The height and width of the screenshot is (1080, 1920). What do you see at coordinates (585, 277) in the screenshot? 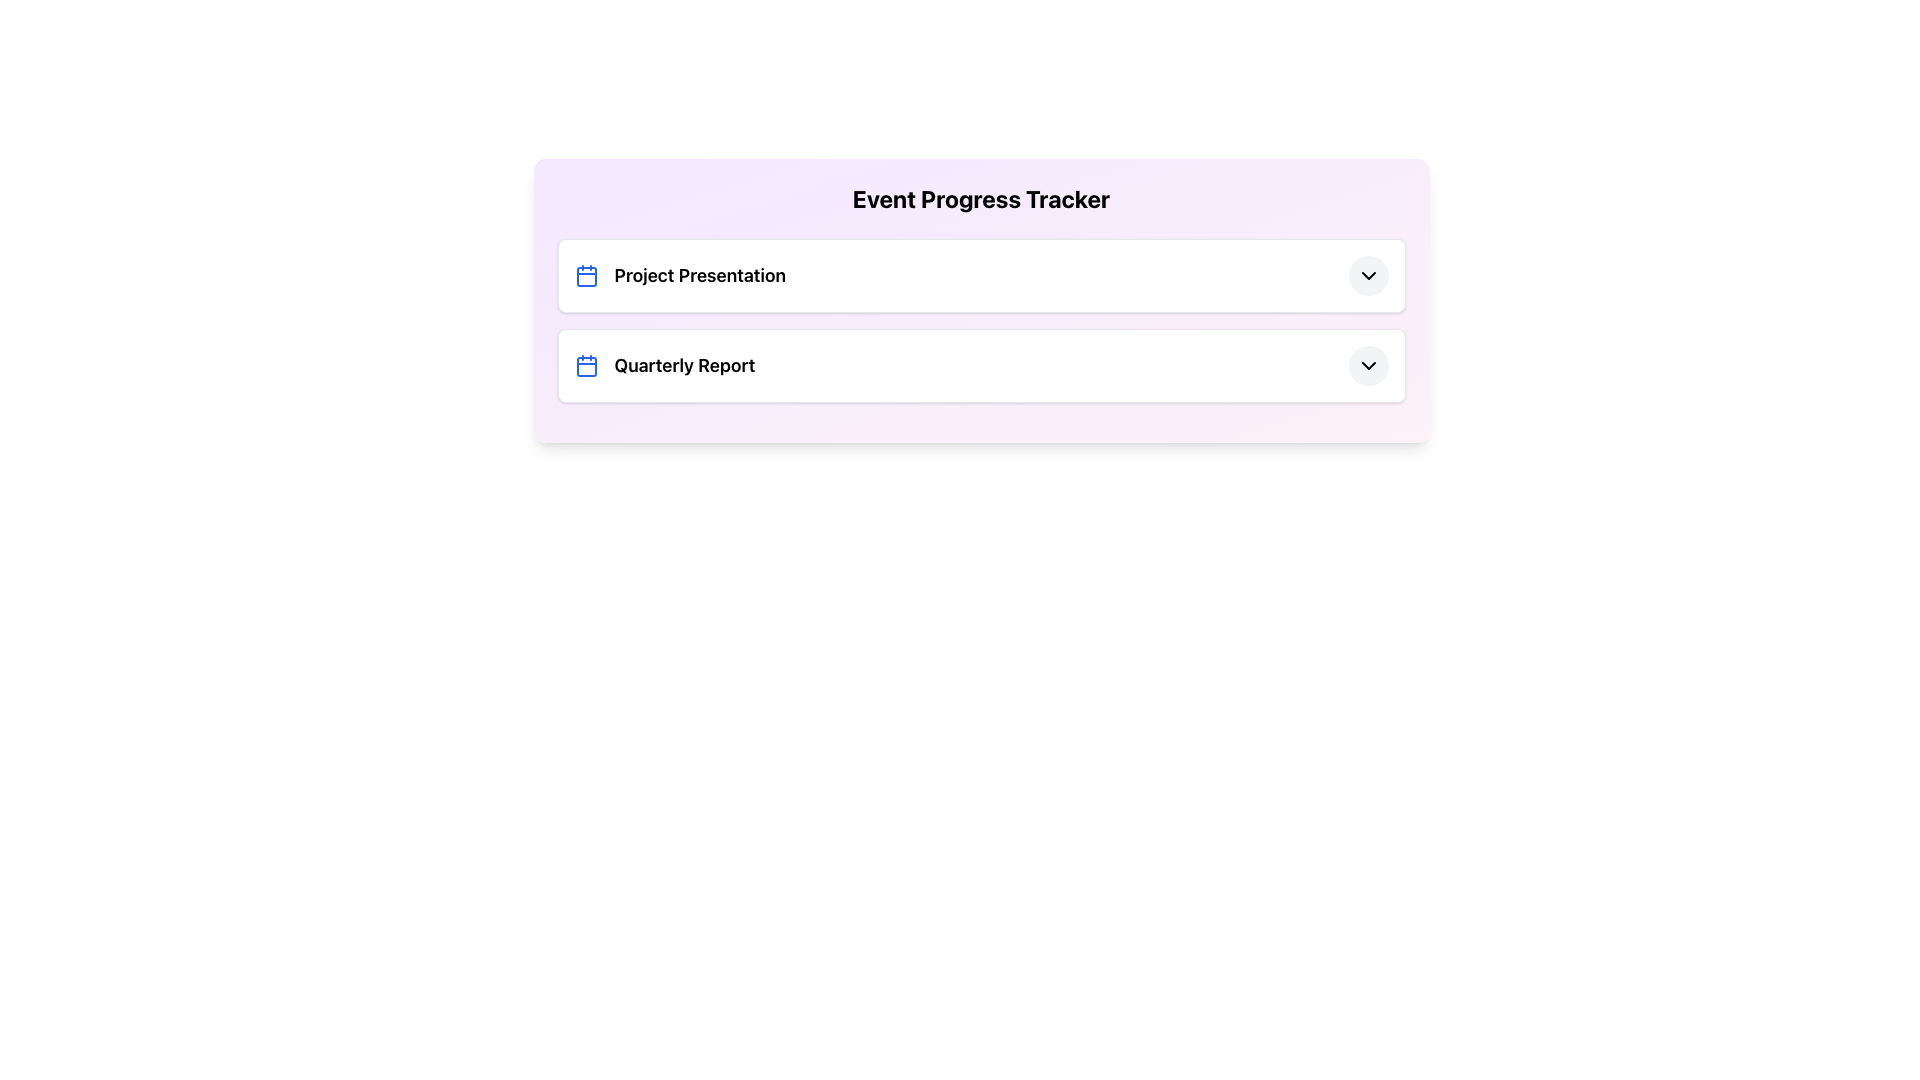
I see `the graphical icon element that is a subcomponent of the blue calendar icon located to the left of the text 'Project Presentation'` at bounding box center [585, 277].